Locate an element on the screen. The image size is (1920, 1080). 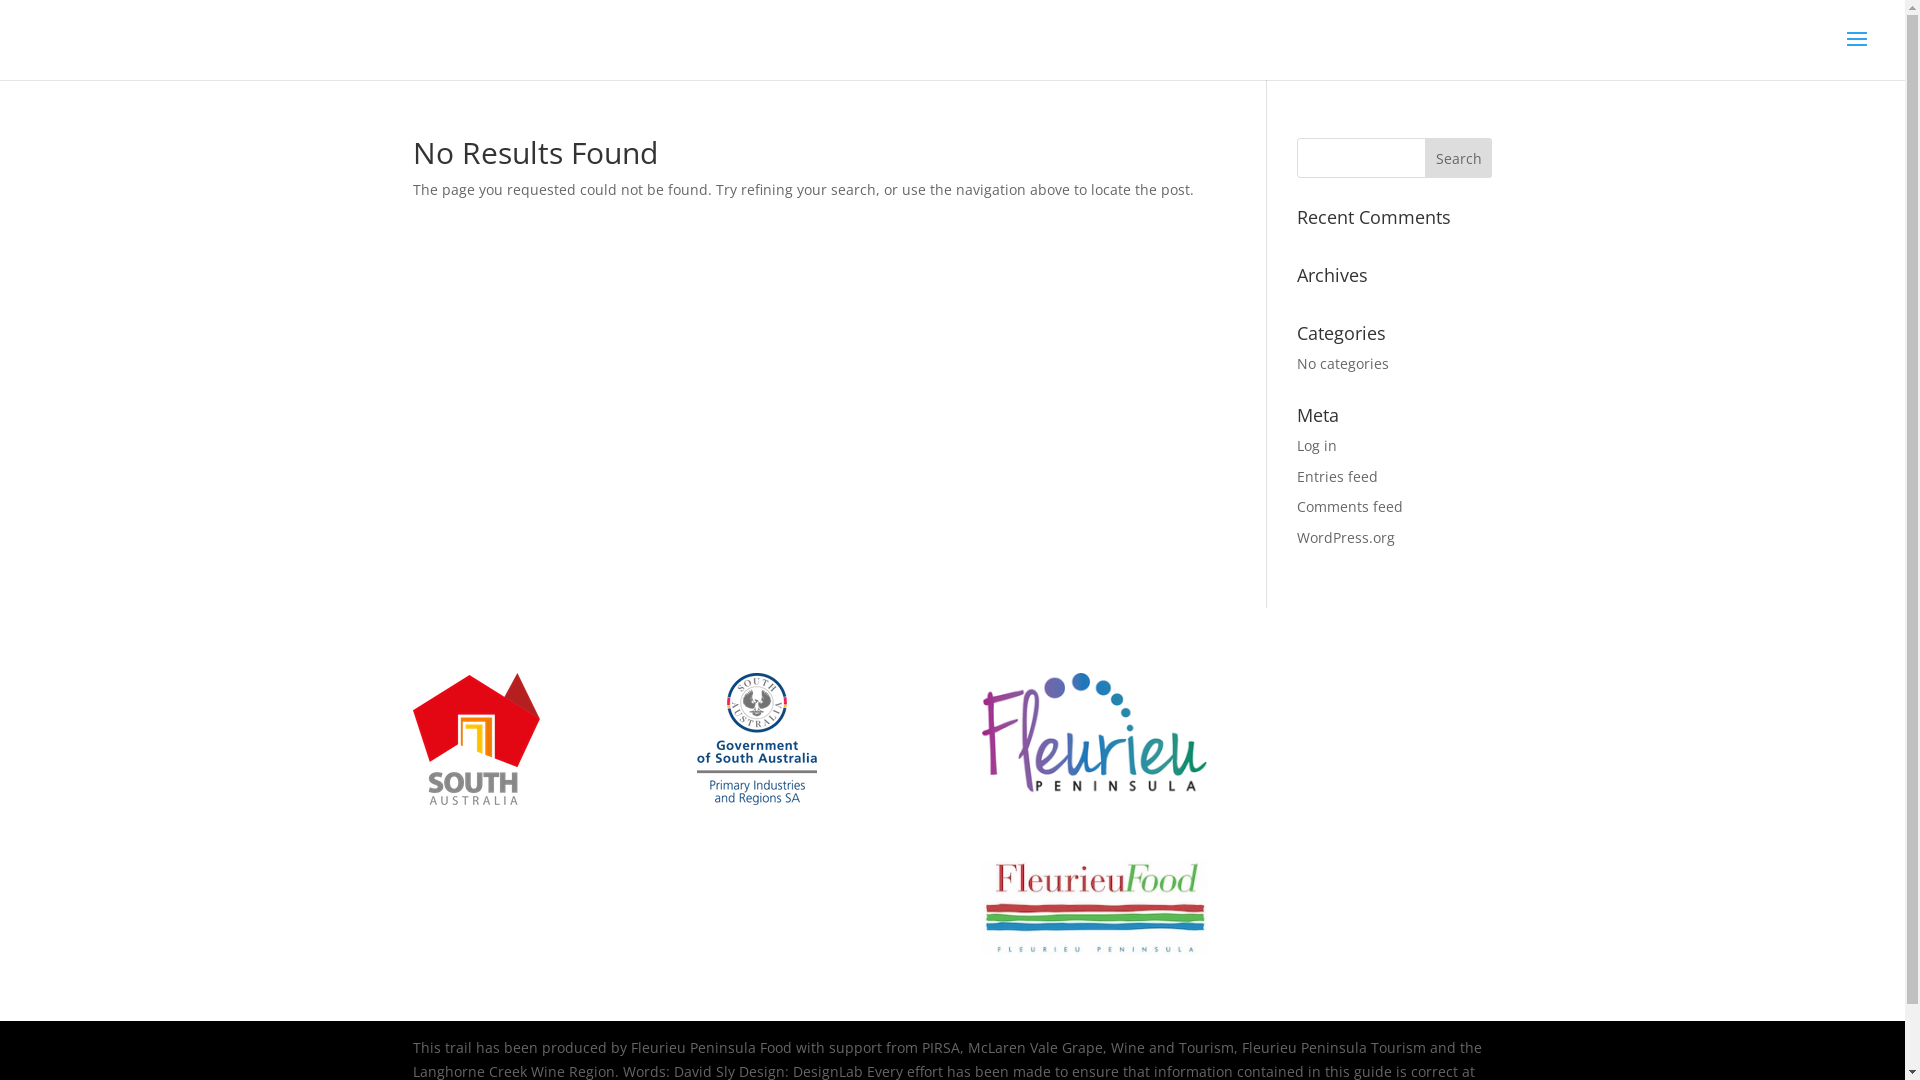
'Entries feed' is located at coordinates (1337, 476).